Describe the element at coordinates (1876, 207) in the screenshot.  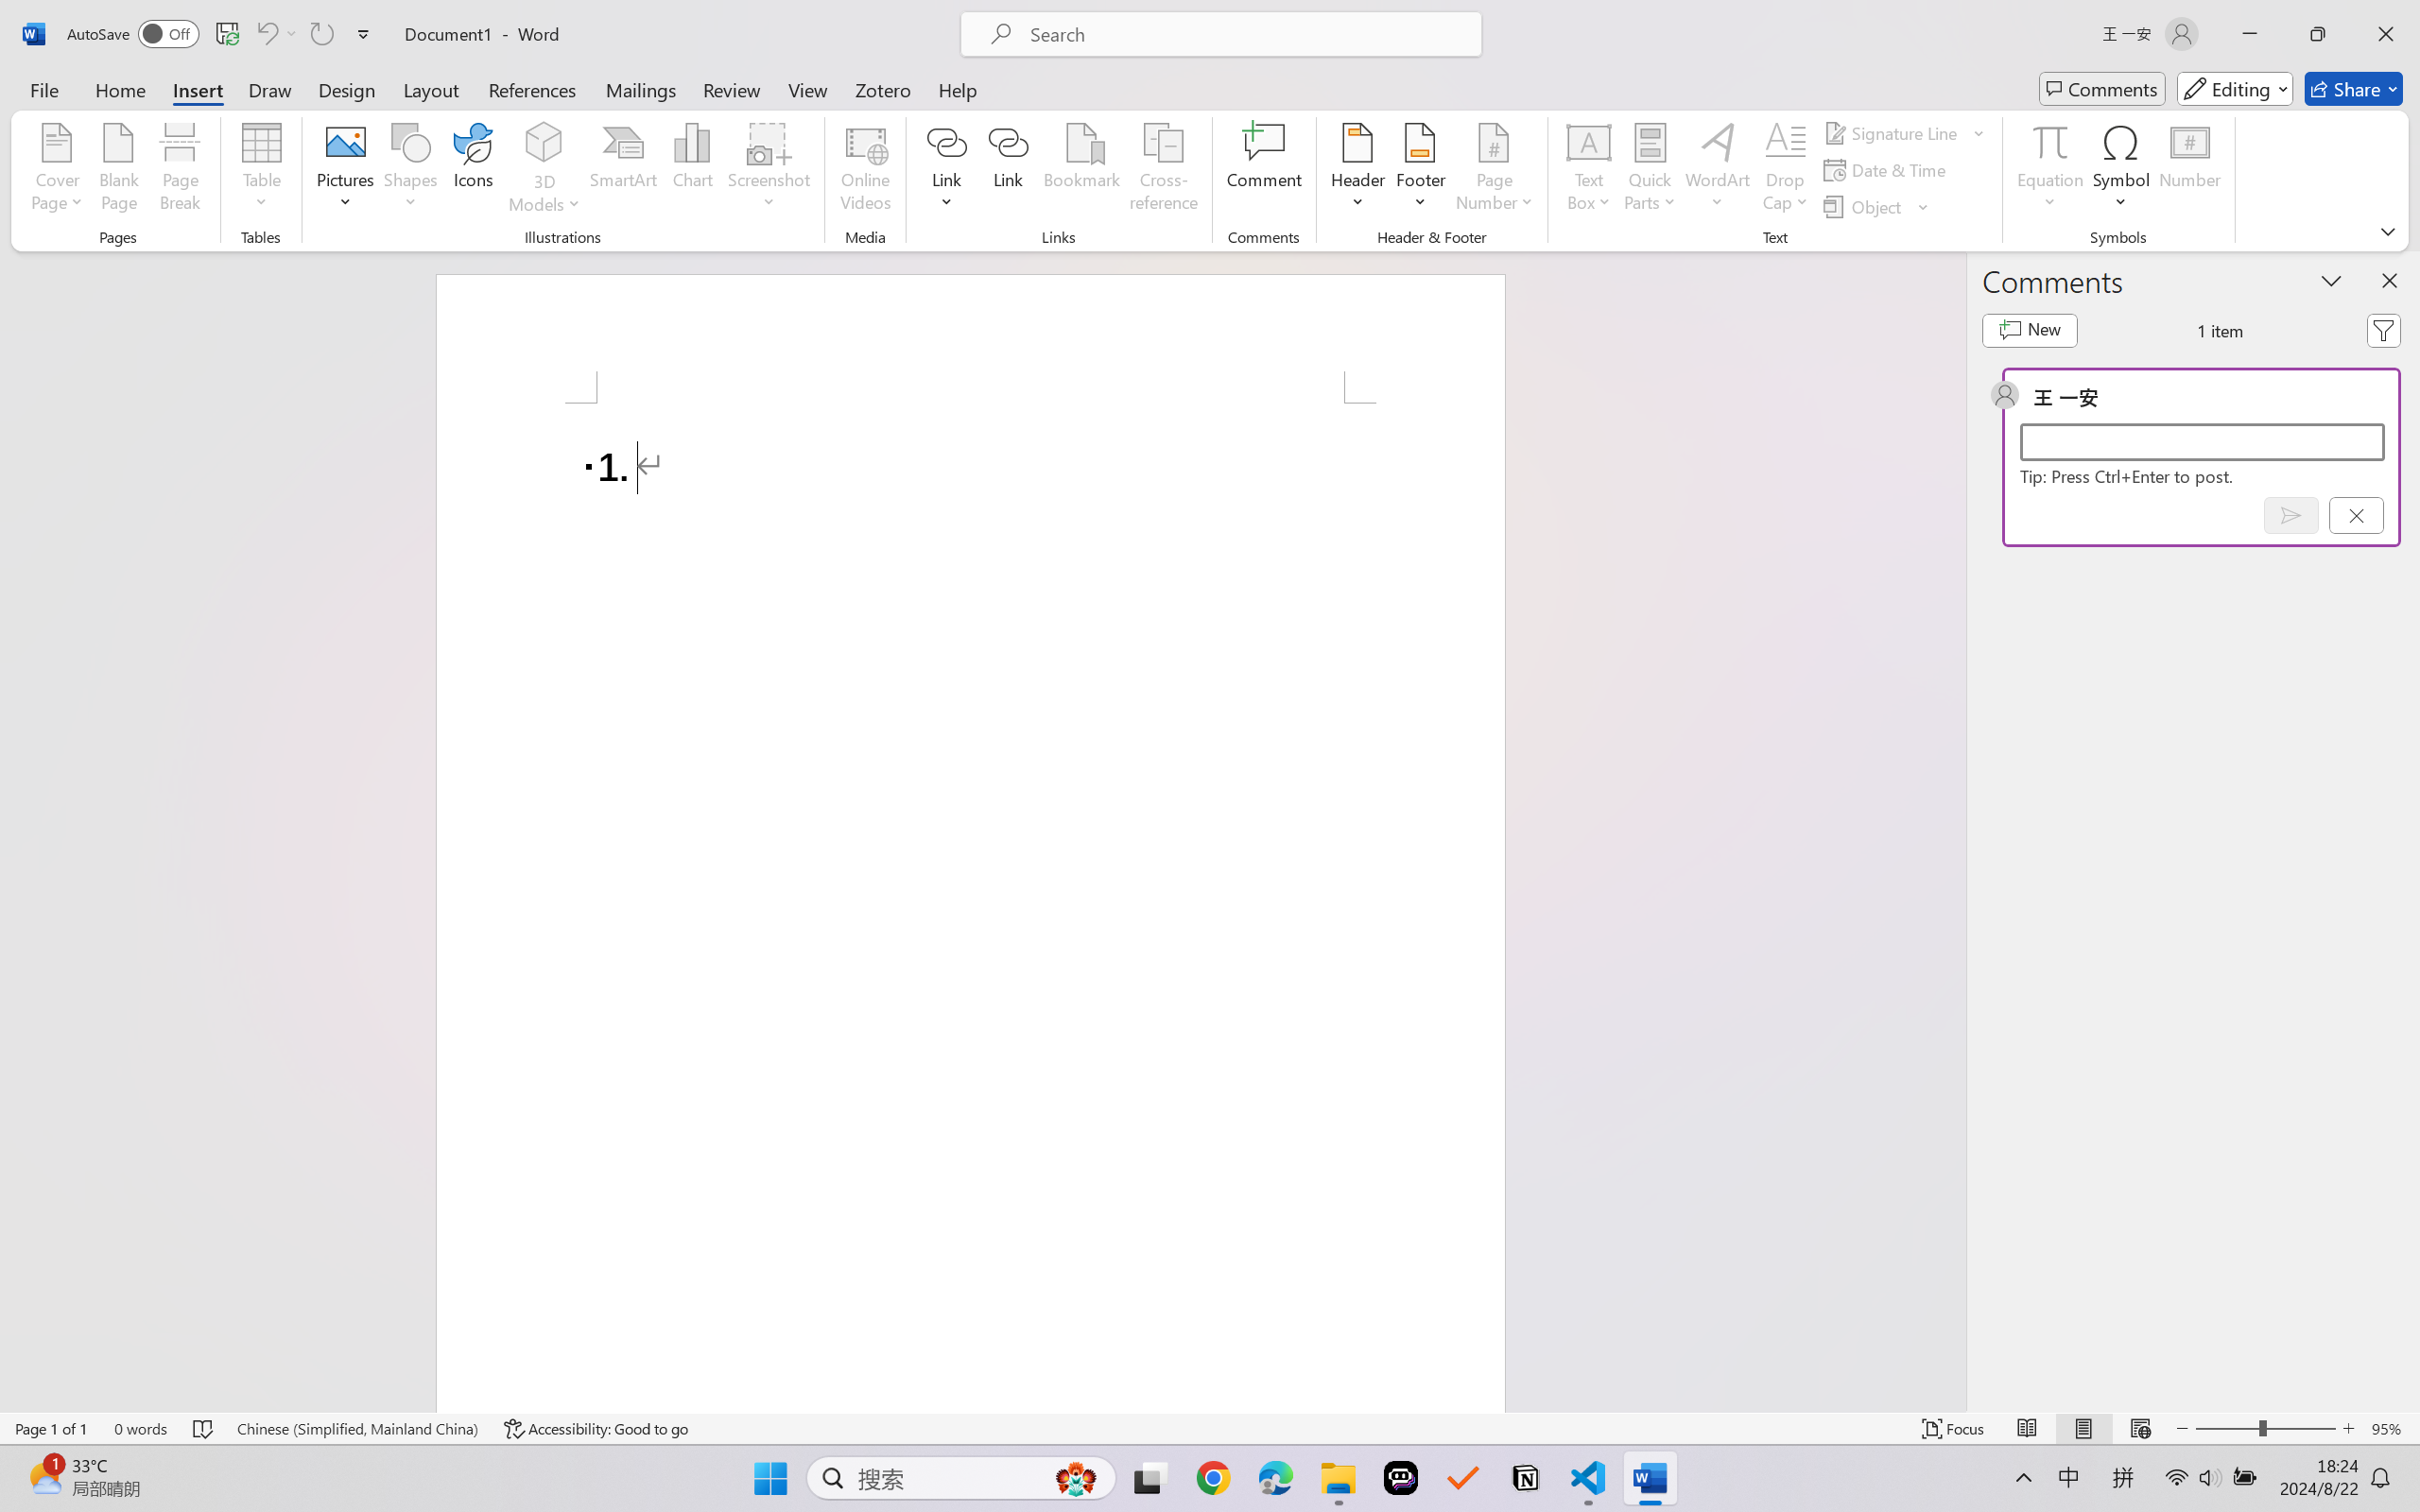
I see `'Object...'` at that location.